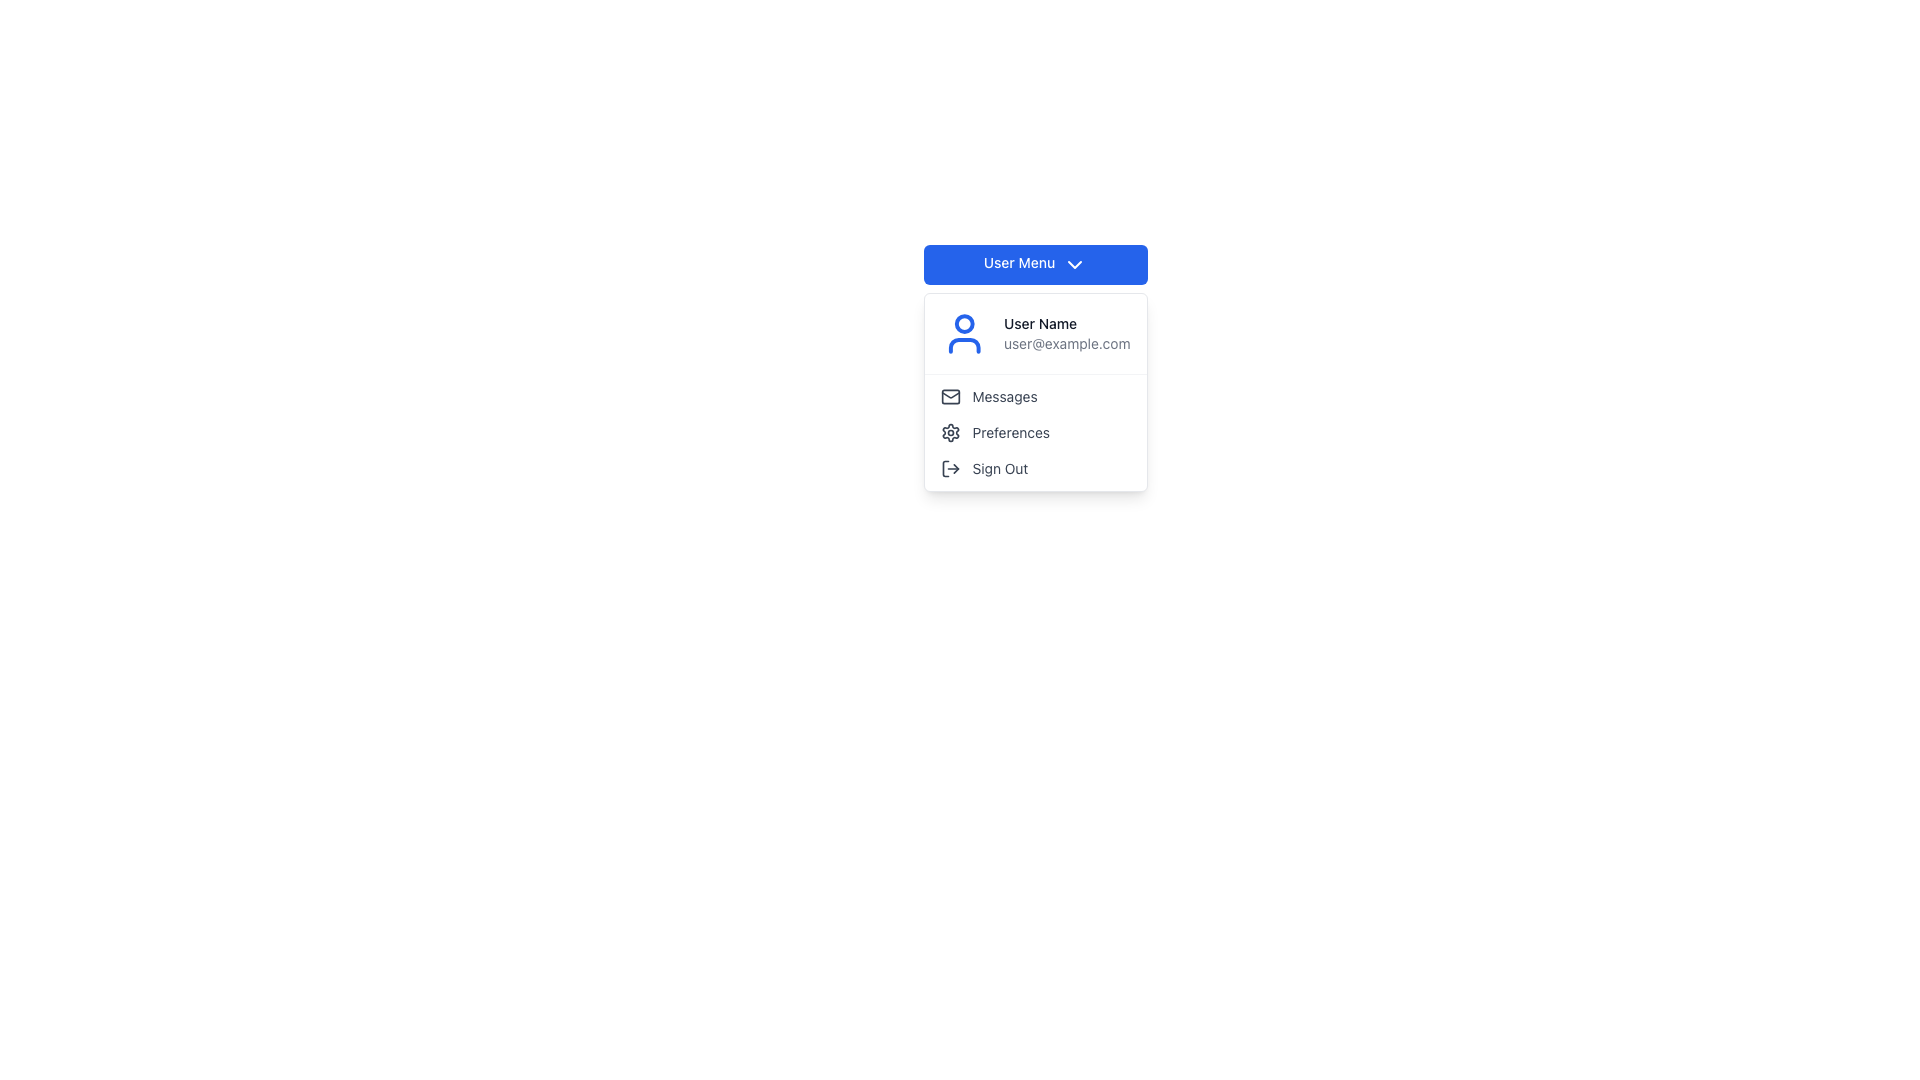 This screenshot has width=1920, height=1080. I want to click on the 'Sign Out' icon located in the dropdown menu under the 'User Menu' button, which visually indicates the sign out functionality, so click(949, 469).